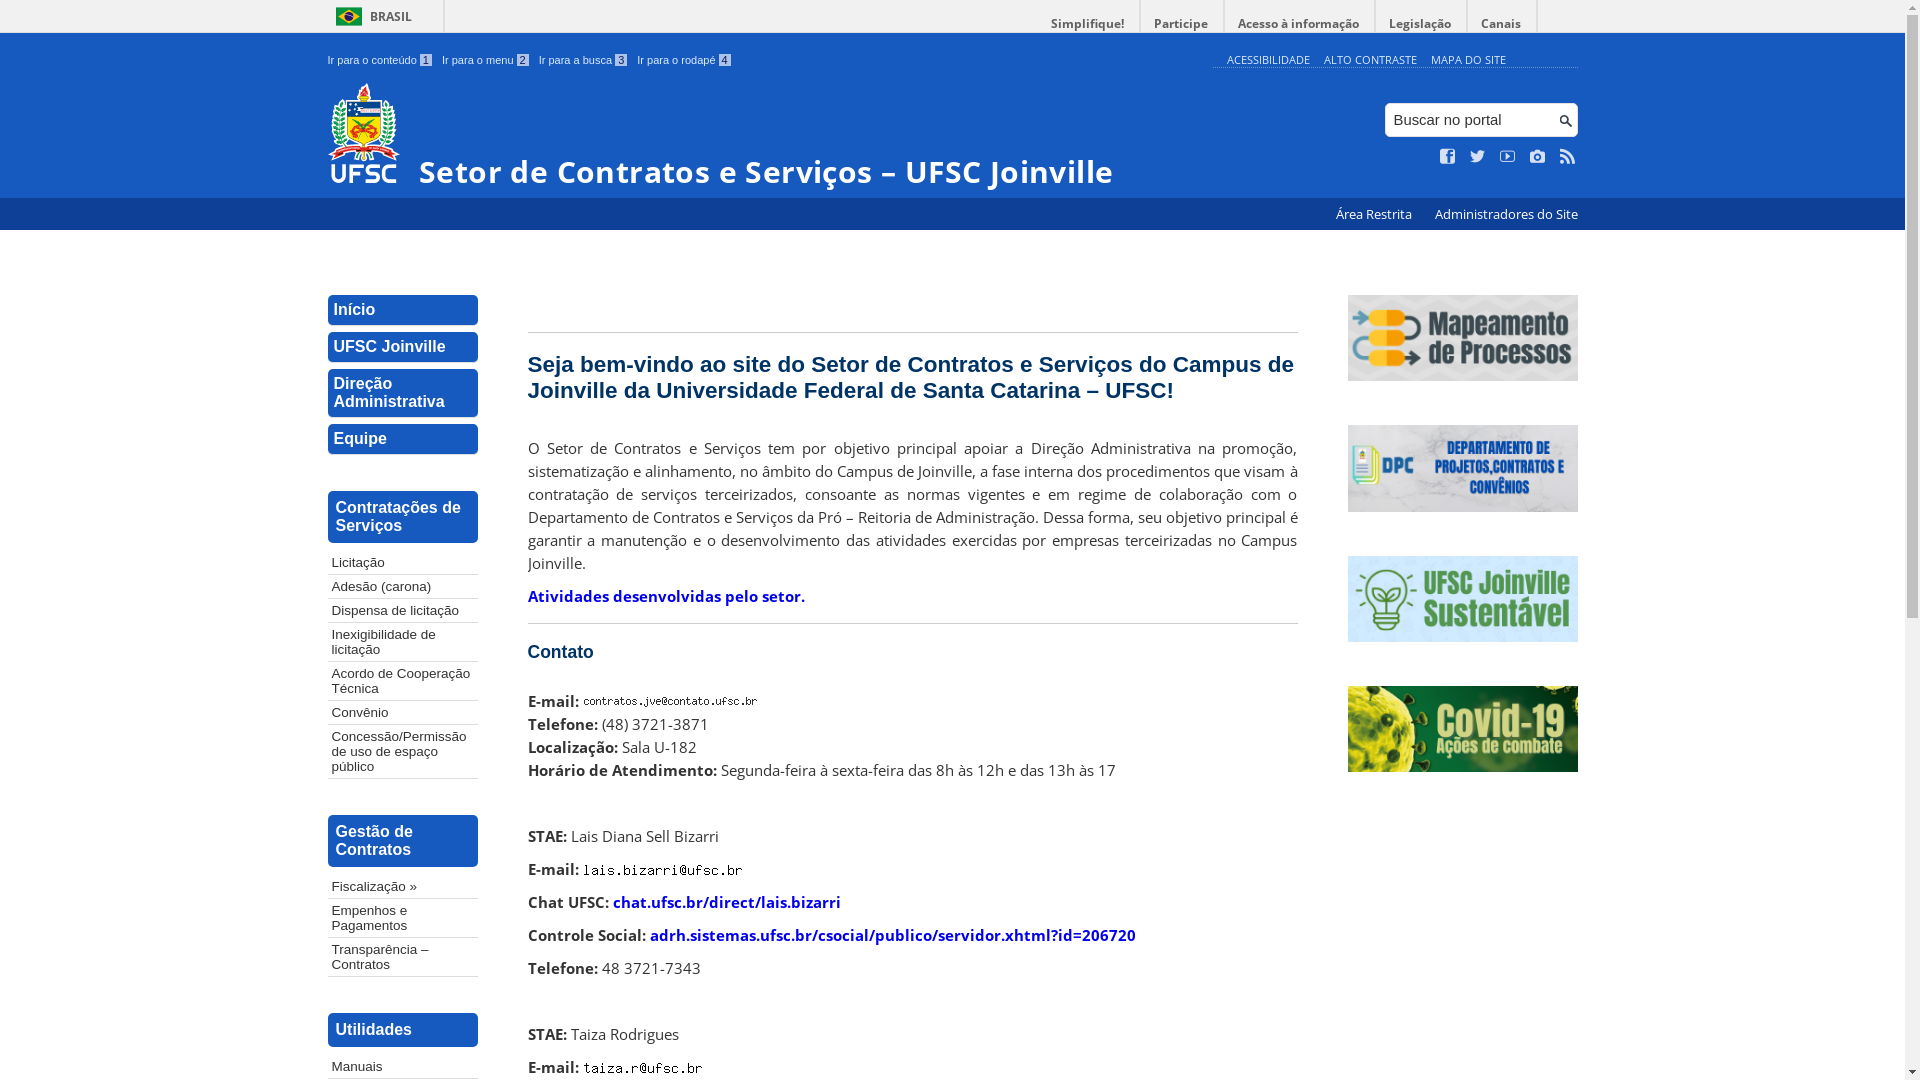 The image size is (1920, 1080). Describe the element at coordinates (402, 346) in the screenshot. I see `'UFSC Joinville'` at that location.